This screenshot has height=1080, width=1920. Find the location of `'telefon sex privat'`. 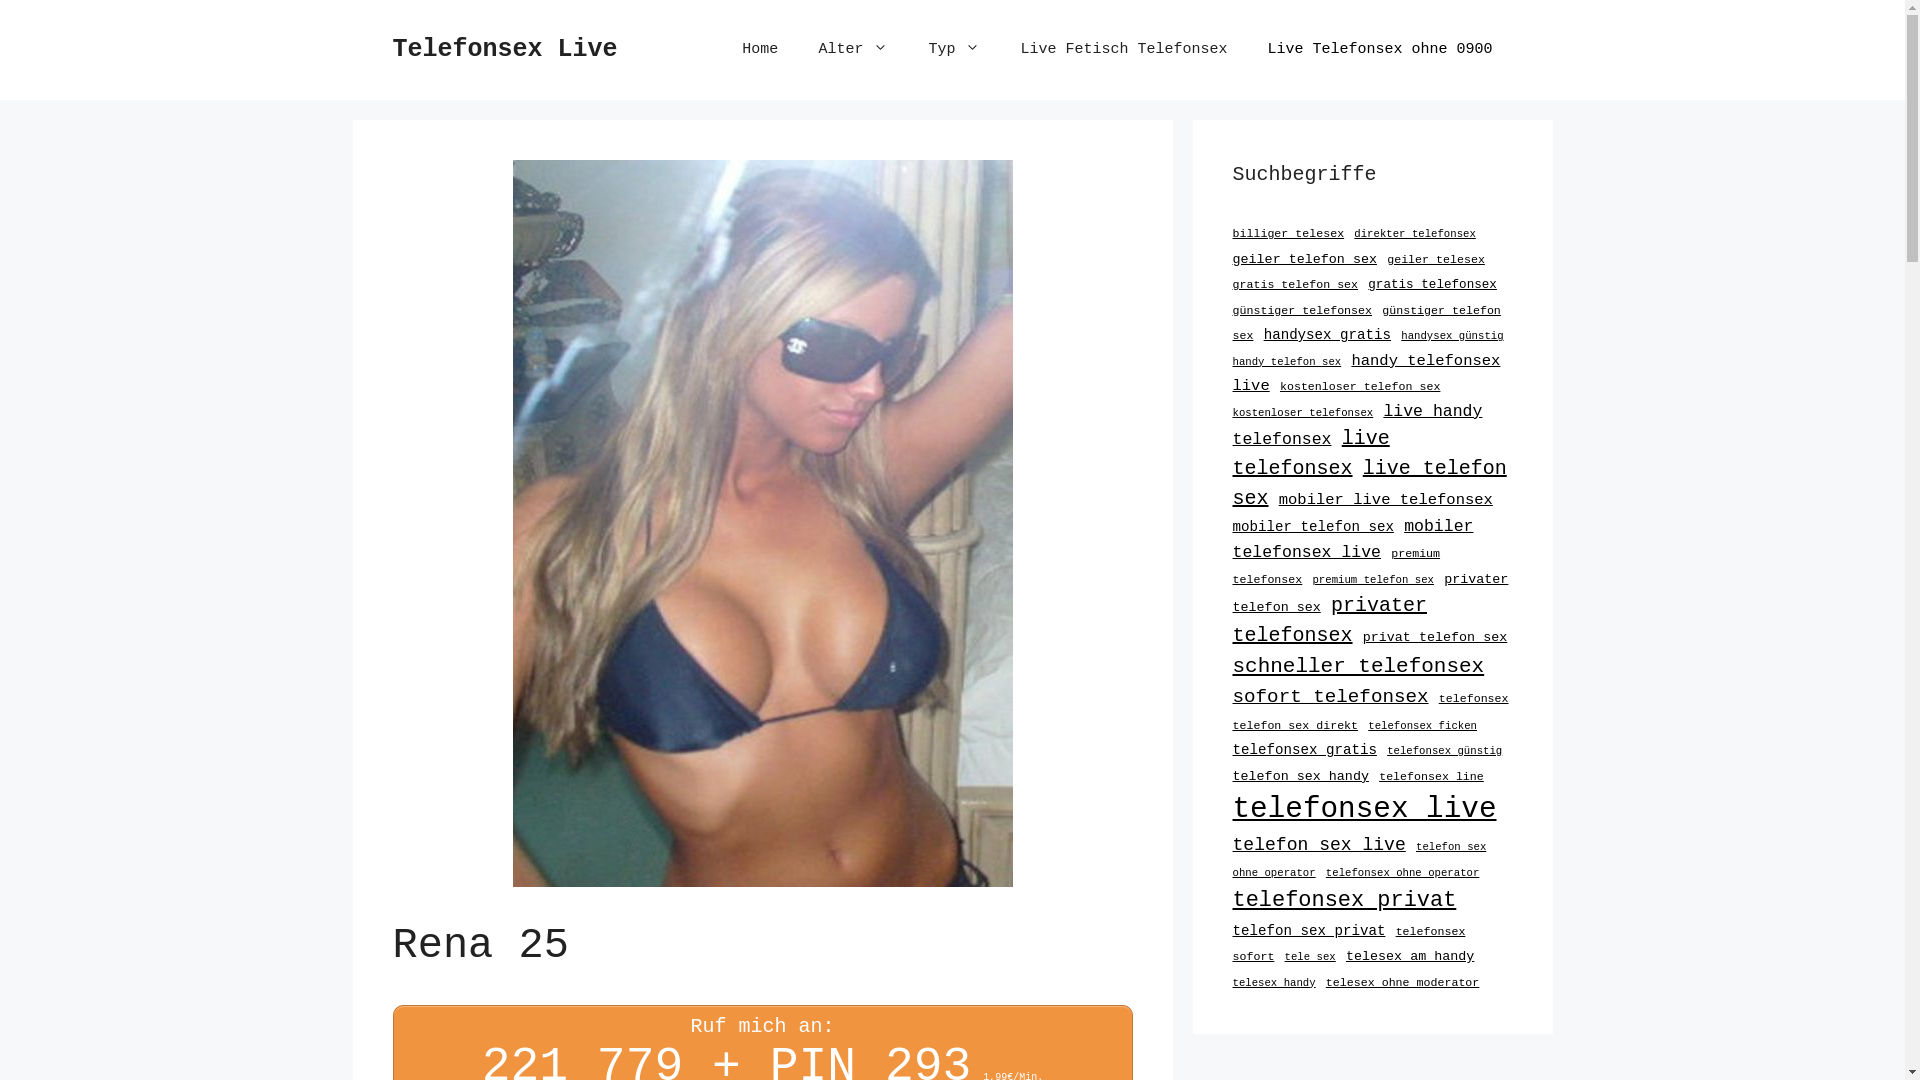

'telefon sex privat' is located at coordinates (1231, 930).